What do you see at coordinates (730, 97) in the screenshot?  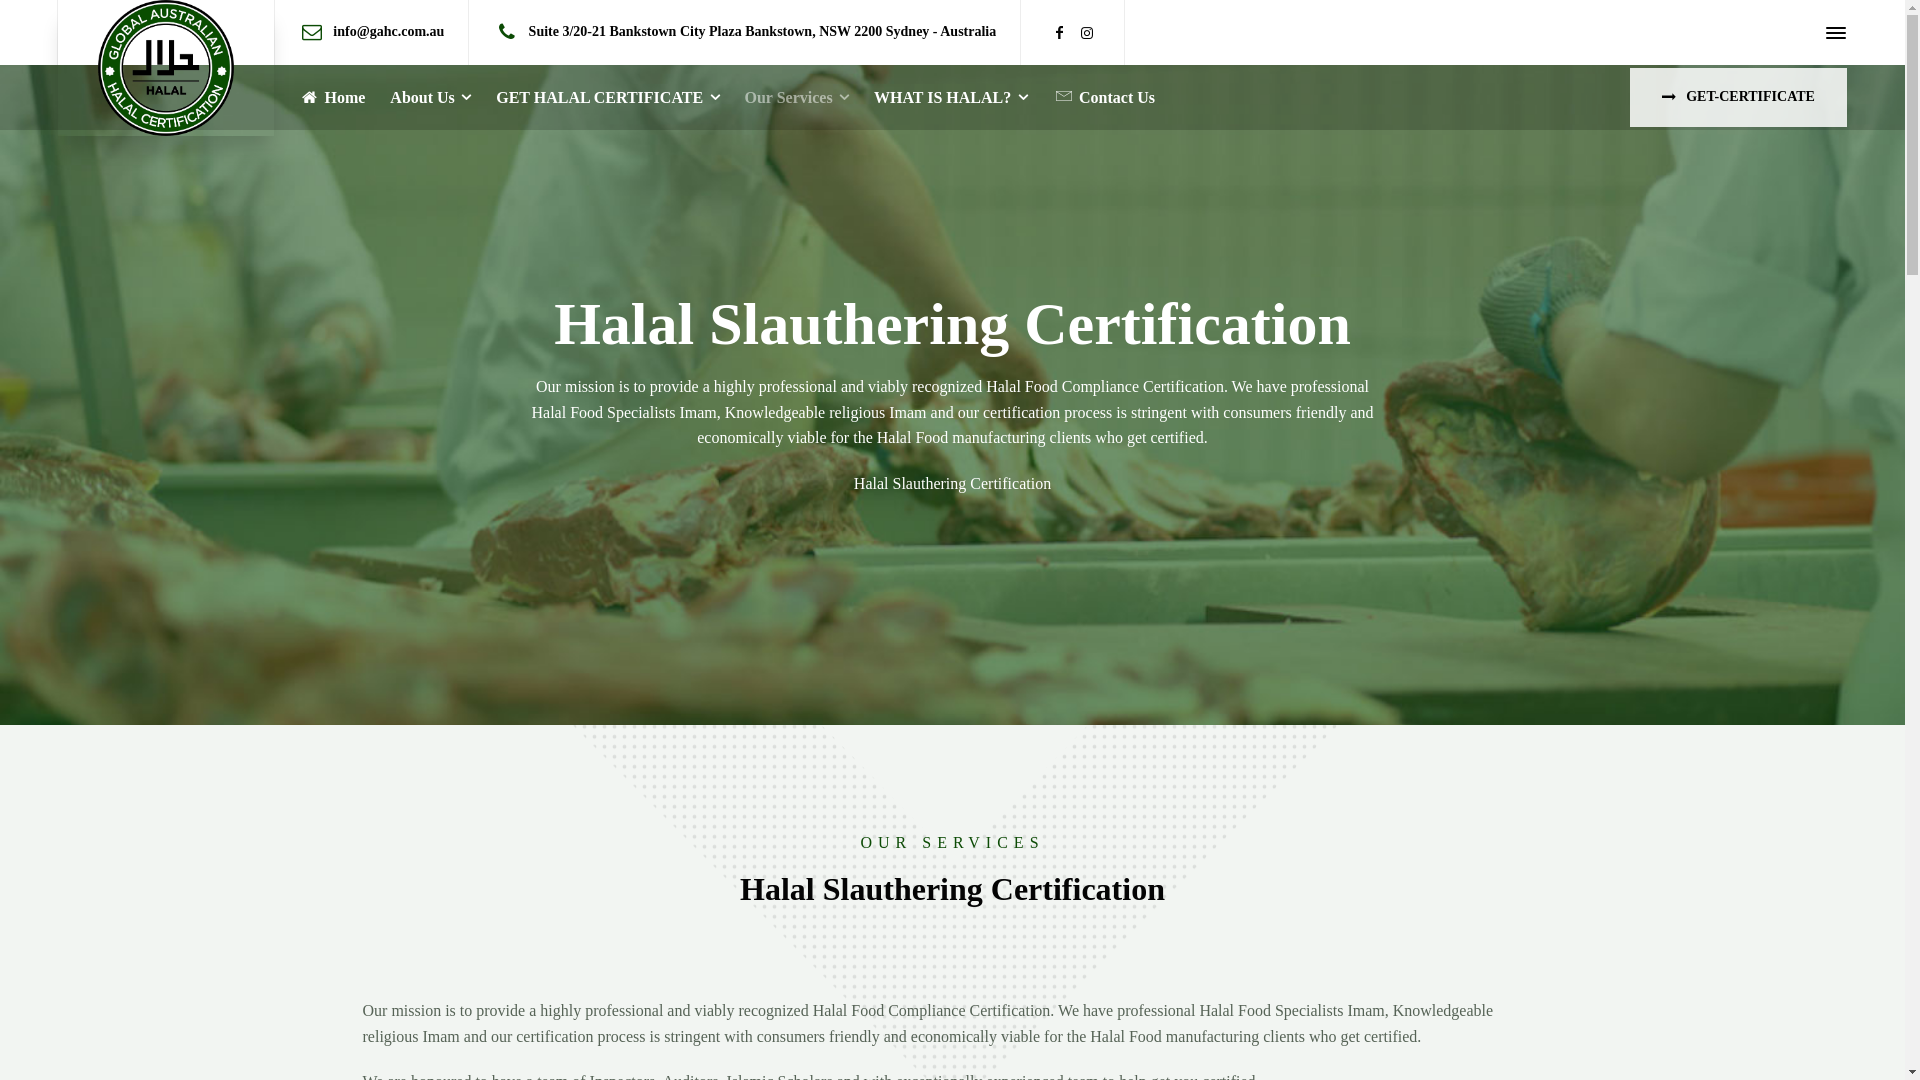 I see `'Our Services'` at bounding box center [730, 97].